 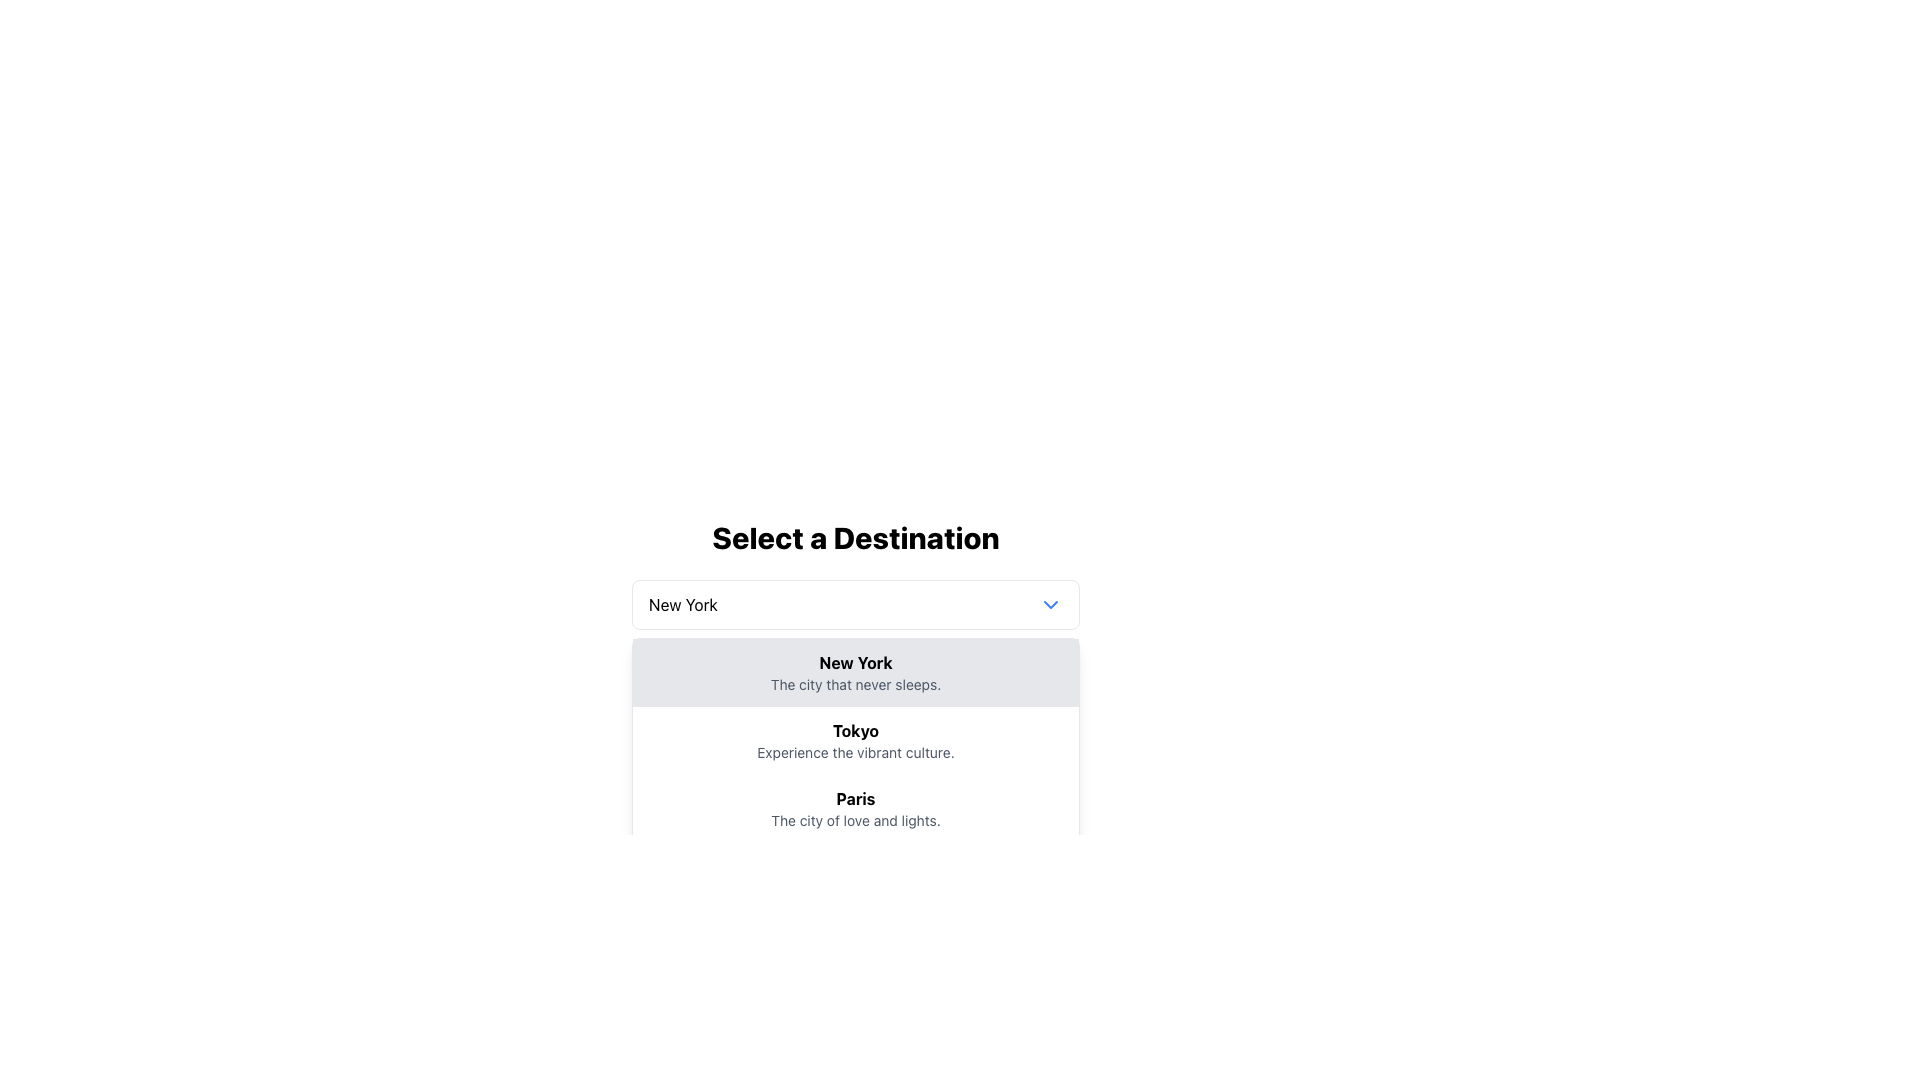 I want to click on the text element reading 'The city of love and lights.' which is styled in gray and positioned below the bold heading 'Paris.', so click(x=855, y=821).